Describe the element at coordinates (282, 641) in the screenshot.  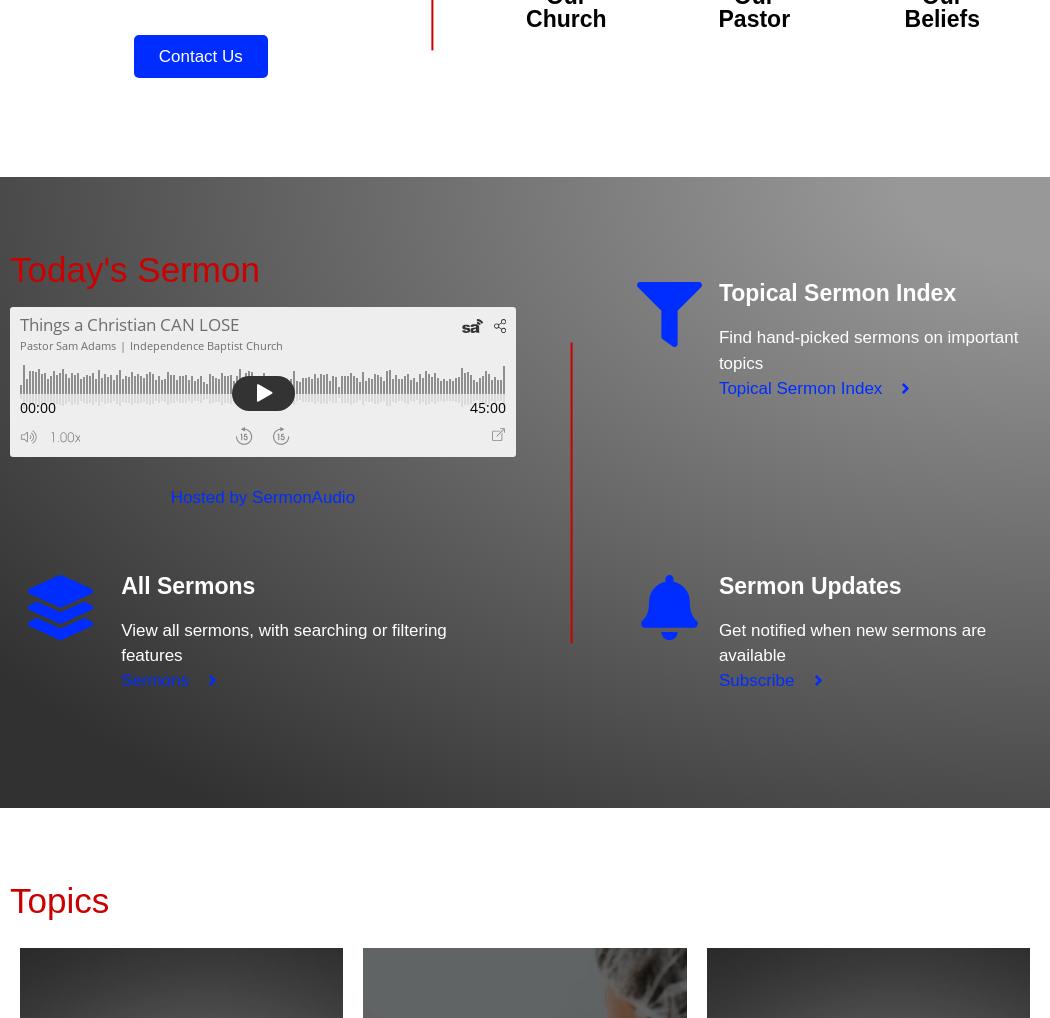
I see `'View all sermons, with searching or filtering features'` at that location.